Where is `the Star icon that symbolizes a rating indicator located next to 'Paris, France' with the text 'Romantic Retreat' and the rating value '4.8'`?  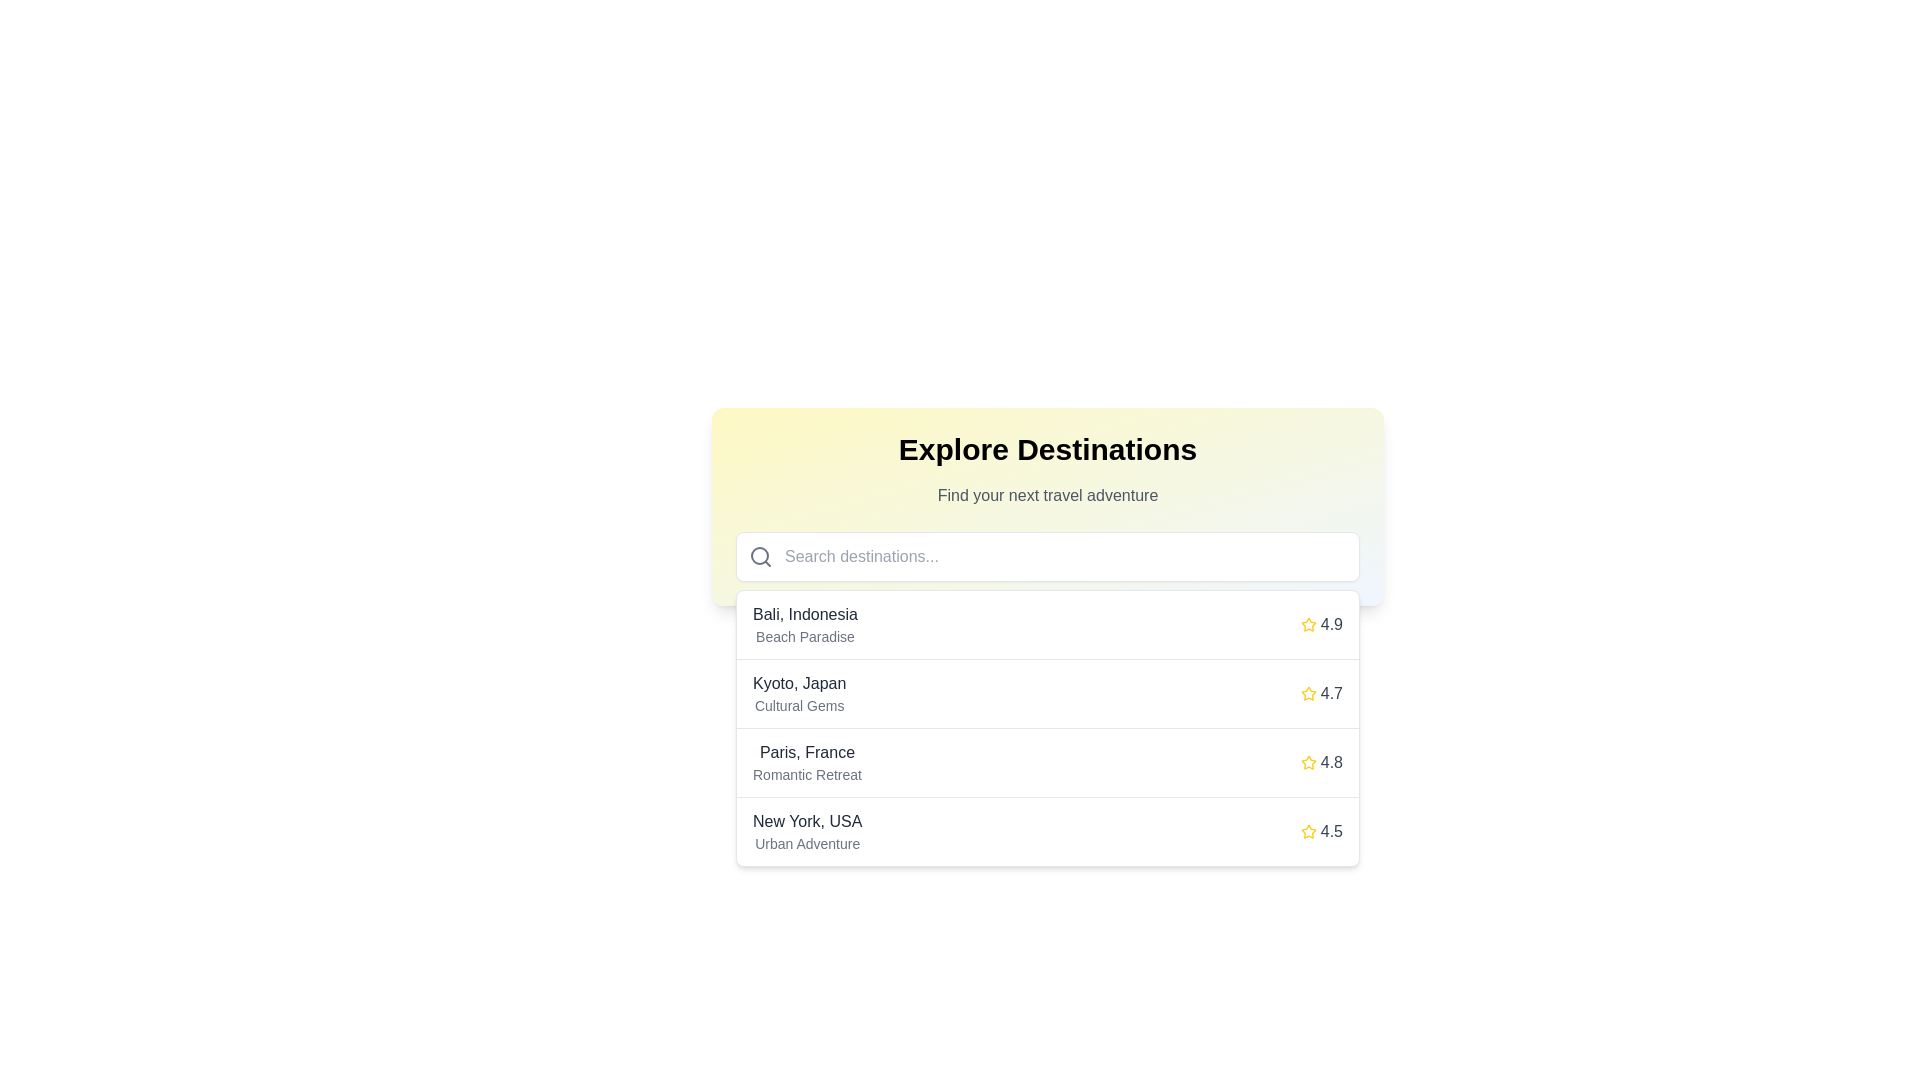
the Star icon that symbolizes a rating indicator located next to 'Paris, France' with the text 'Romantic Retreat' and the rating value '4.8' is located at coordinates (1308, 763).